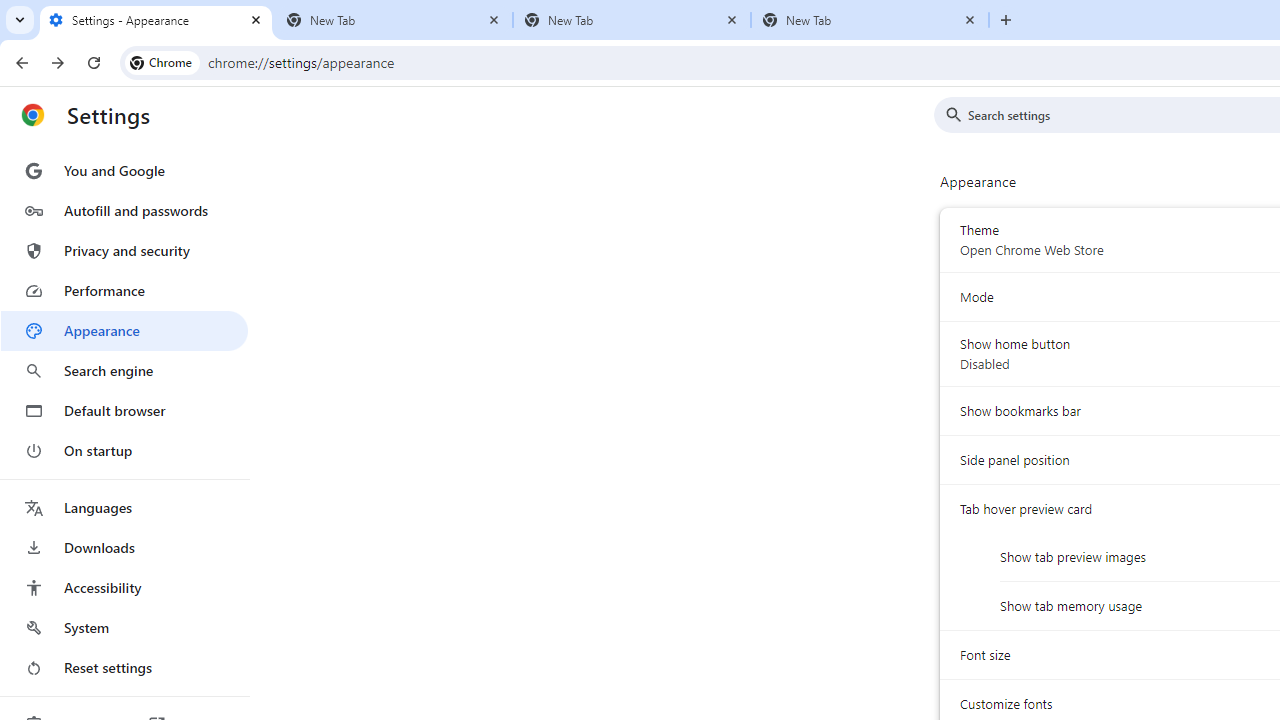  I want to click on 'Accessibility', so click(123, 586).